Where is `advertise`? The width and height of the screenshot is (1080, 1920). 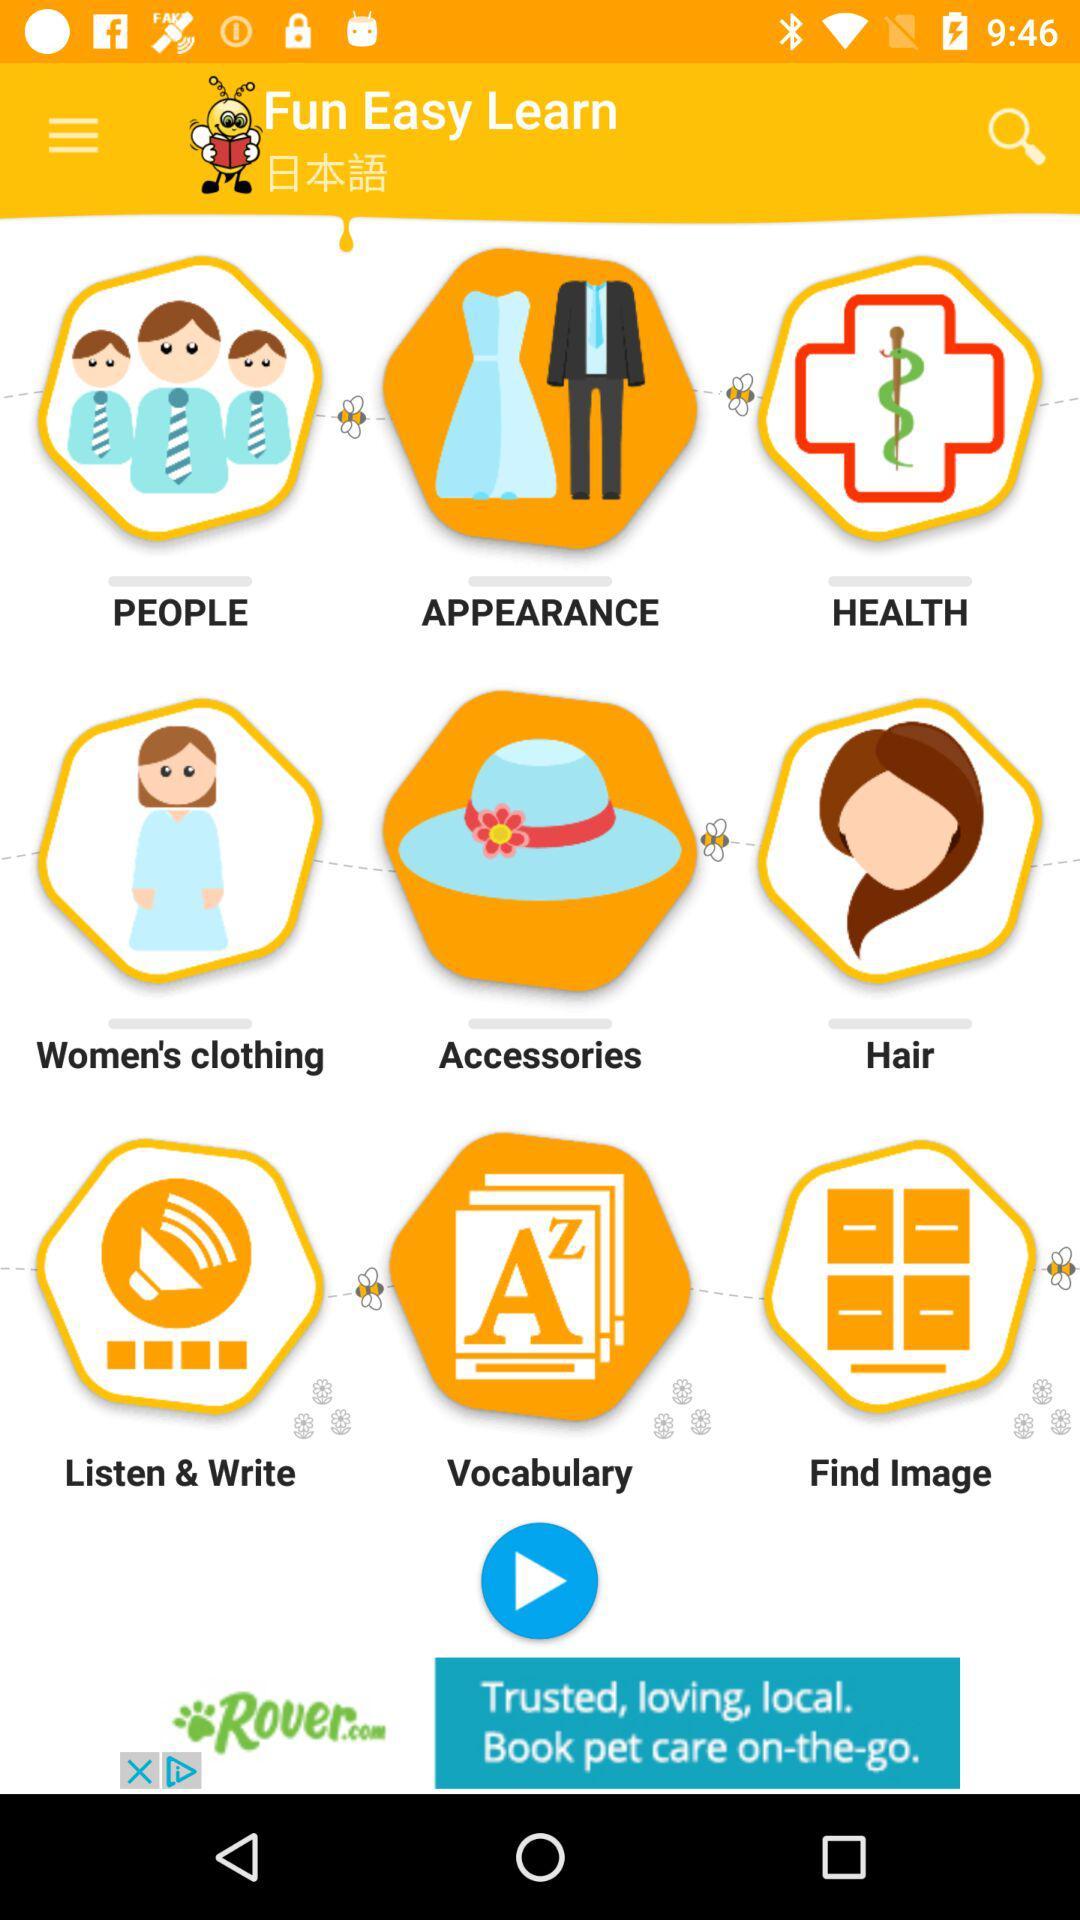 advertise is located at coordinates (540, 1722).